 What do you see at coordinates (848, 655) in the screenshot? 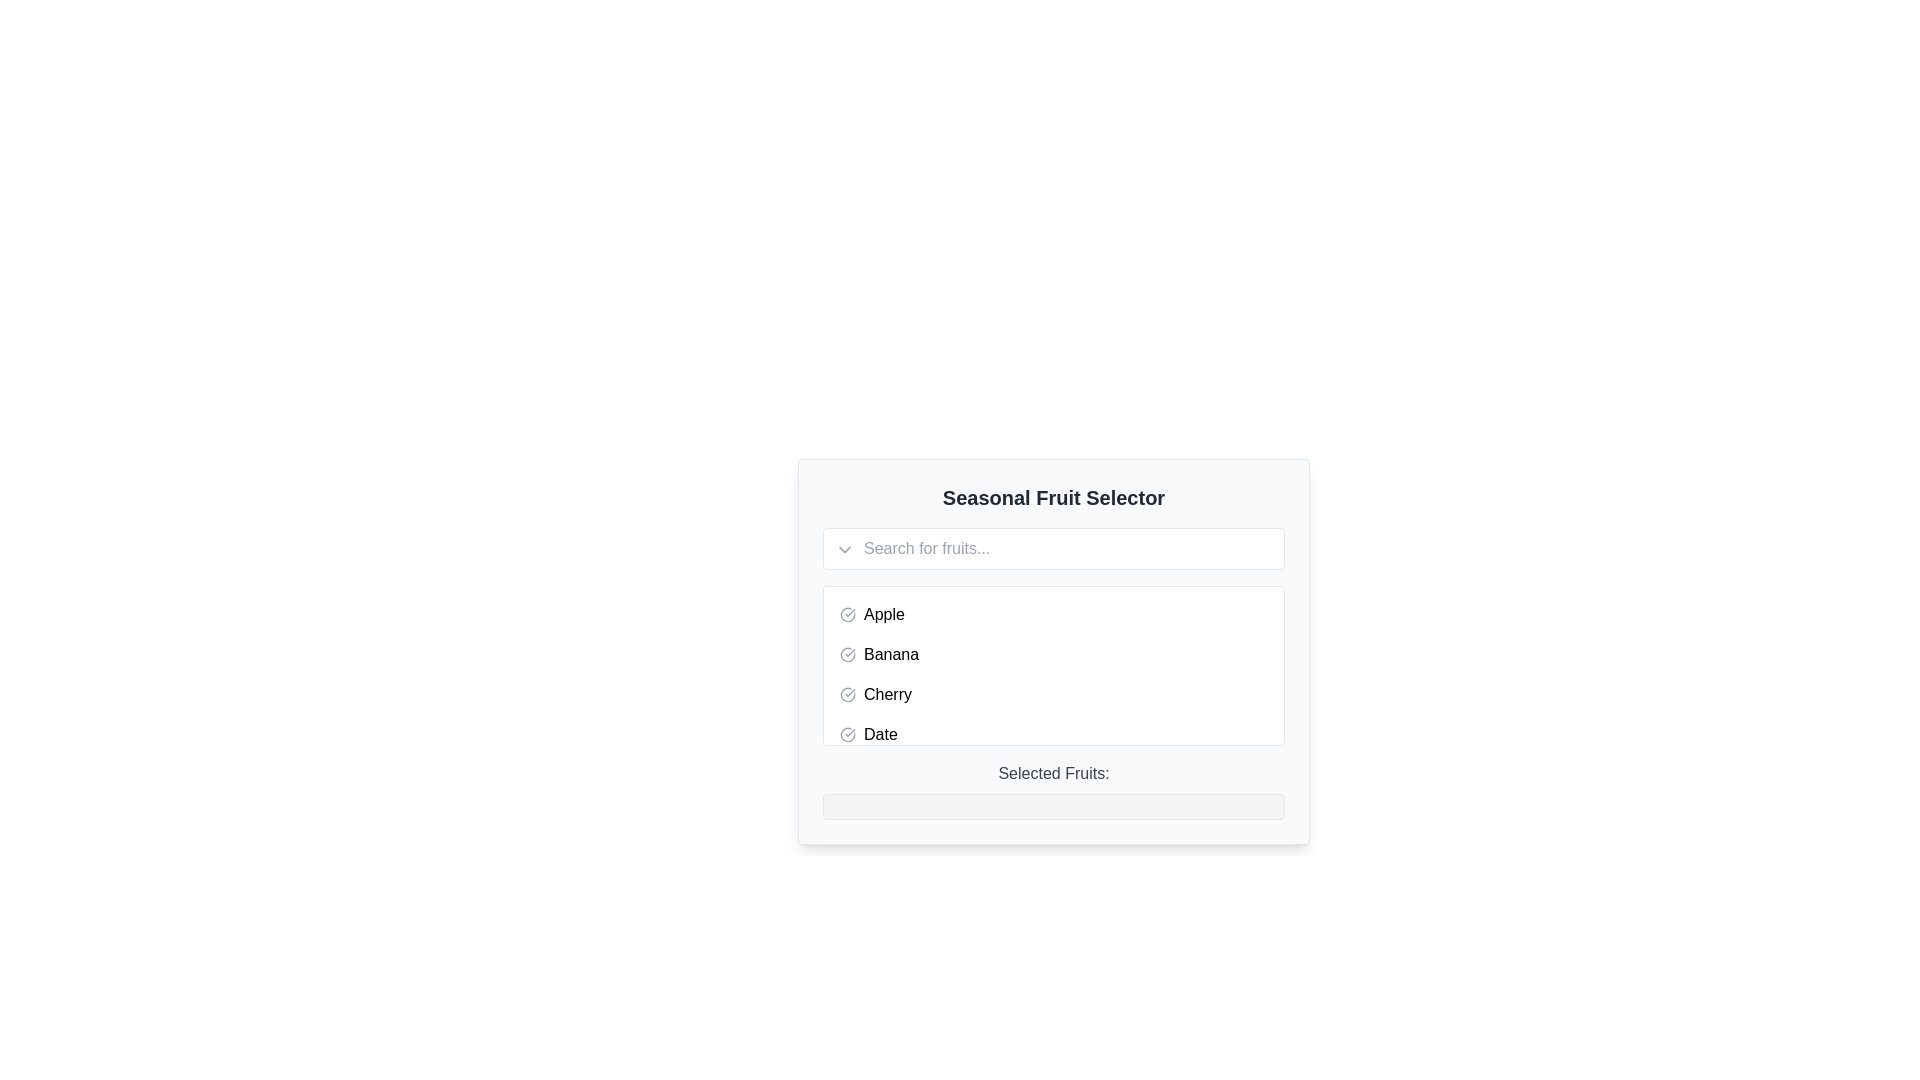
I see `the circular vector icon with a checkmark inside, located next to the text 'Banana' in the Seasonal Fruit Selector, which is the second option in the list` at bounding box center [848, 655].